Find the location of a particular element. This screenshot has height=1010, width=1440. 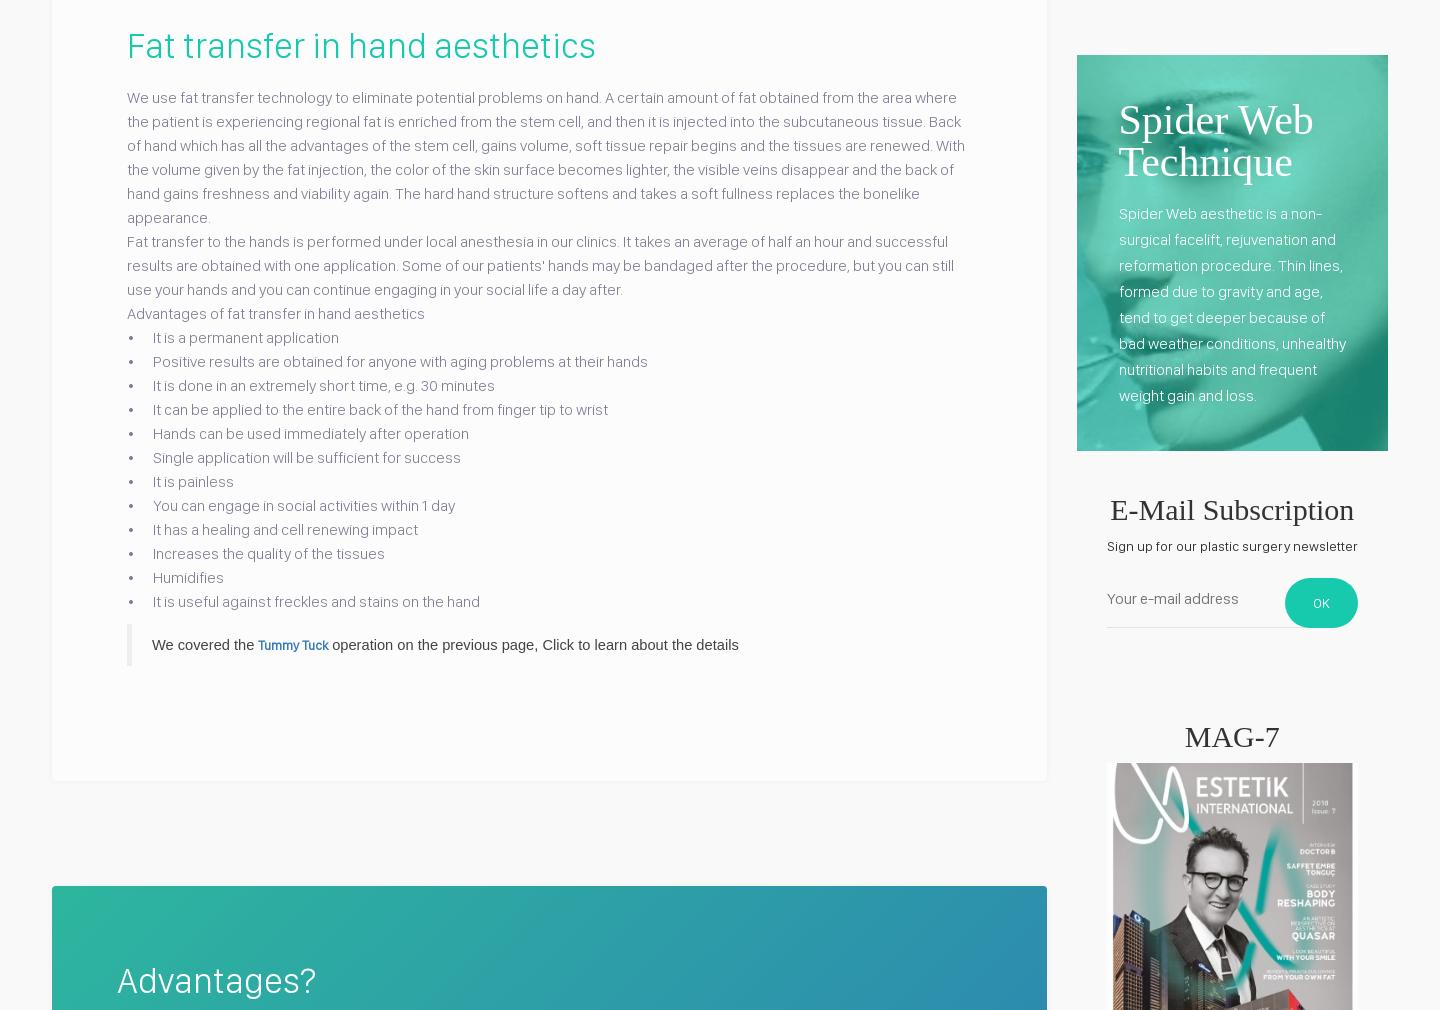

'We covered the' is located at coordinates (205, 642).